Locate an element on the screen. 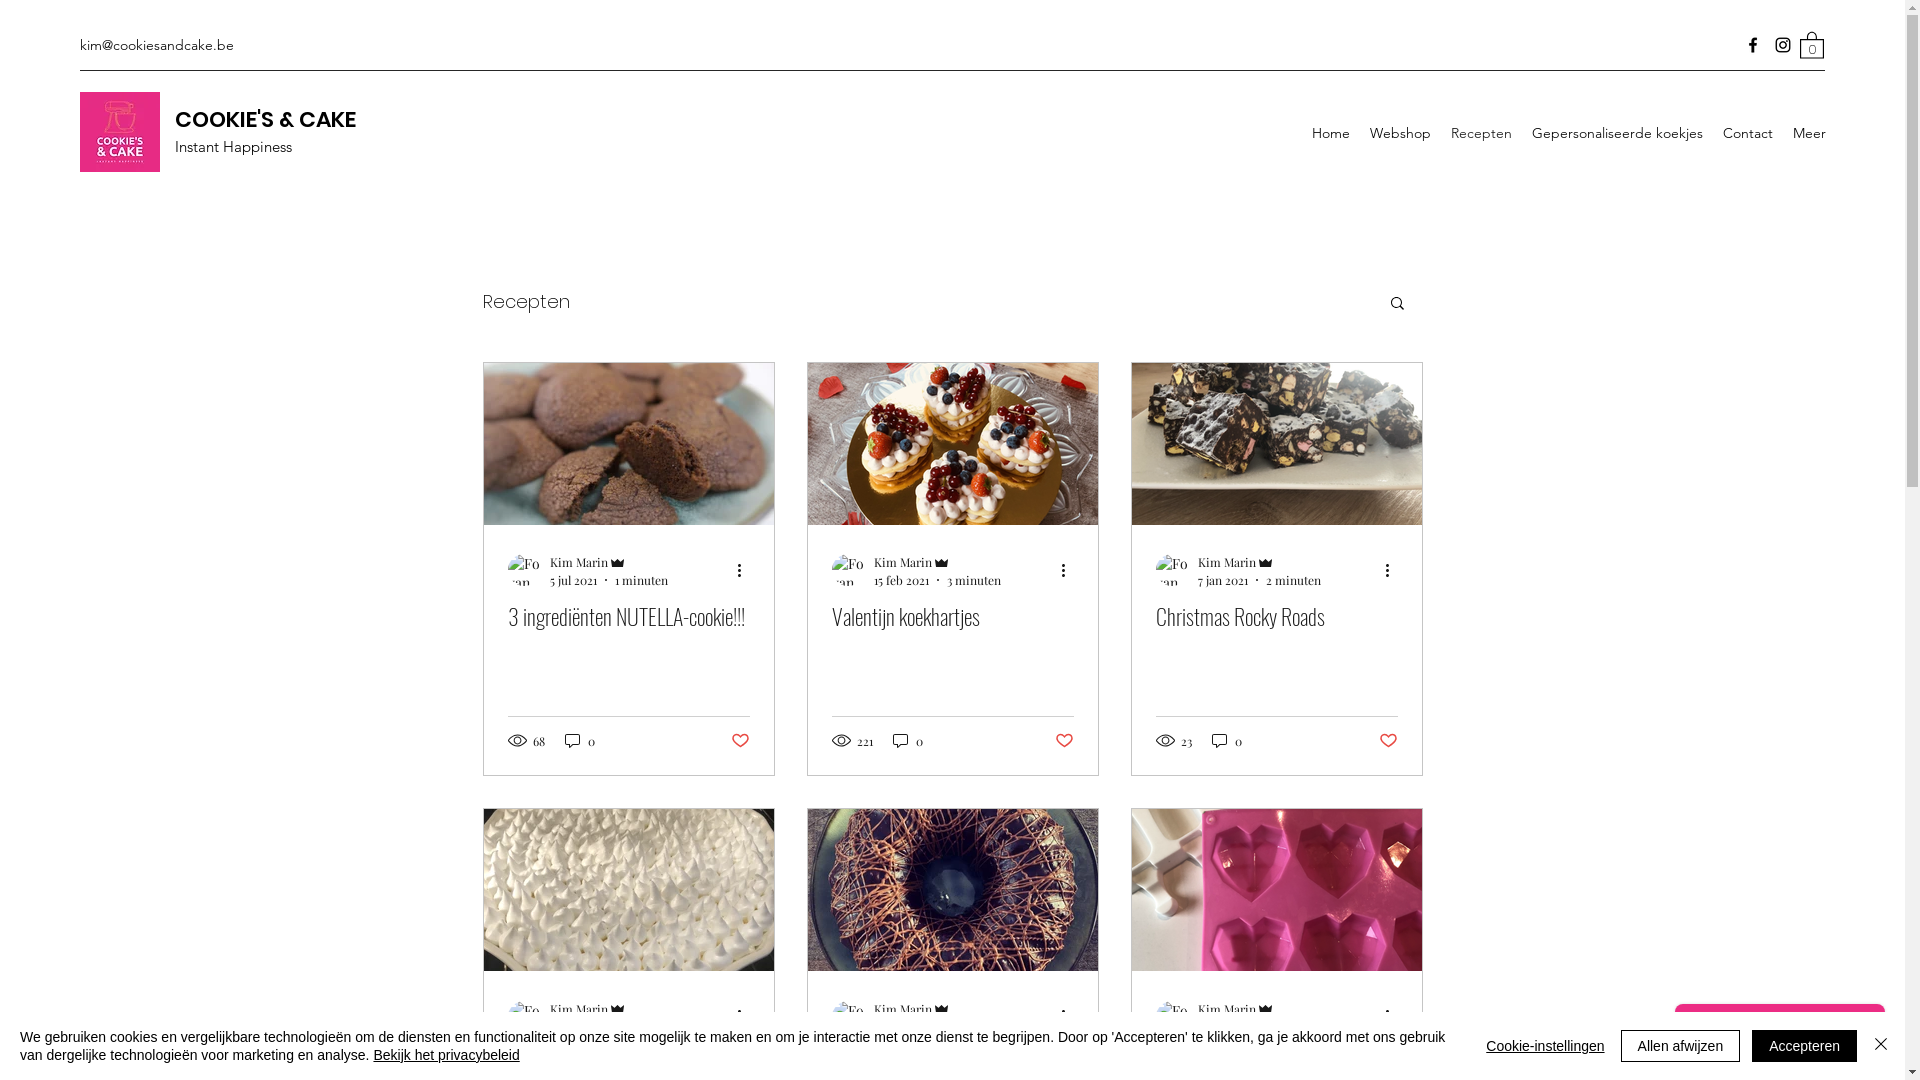  'Home' is located at coordinates (1330, 132).